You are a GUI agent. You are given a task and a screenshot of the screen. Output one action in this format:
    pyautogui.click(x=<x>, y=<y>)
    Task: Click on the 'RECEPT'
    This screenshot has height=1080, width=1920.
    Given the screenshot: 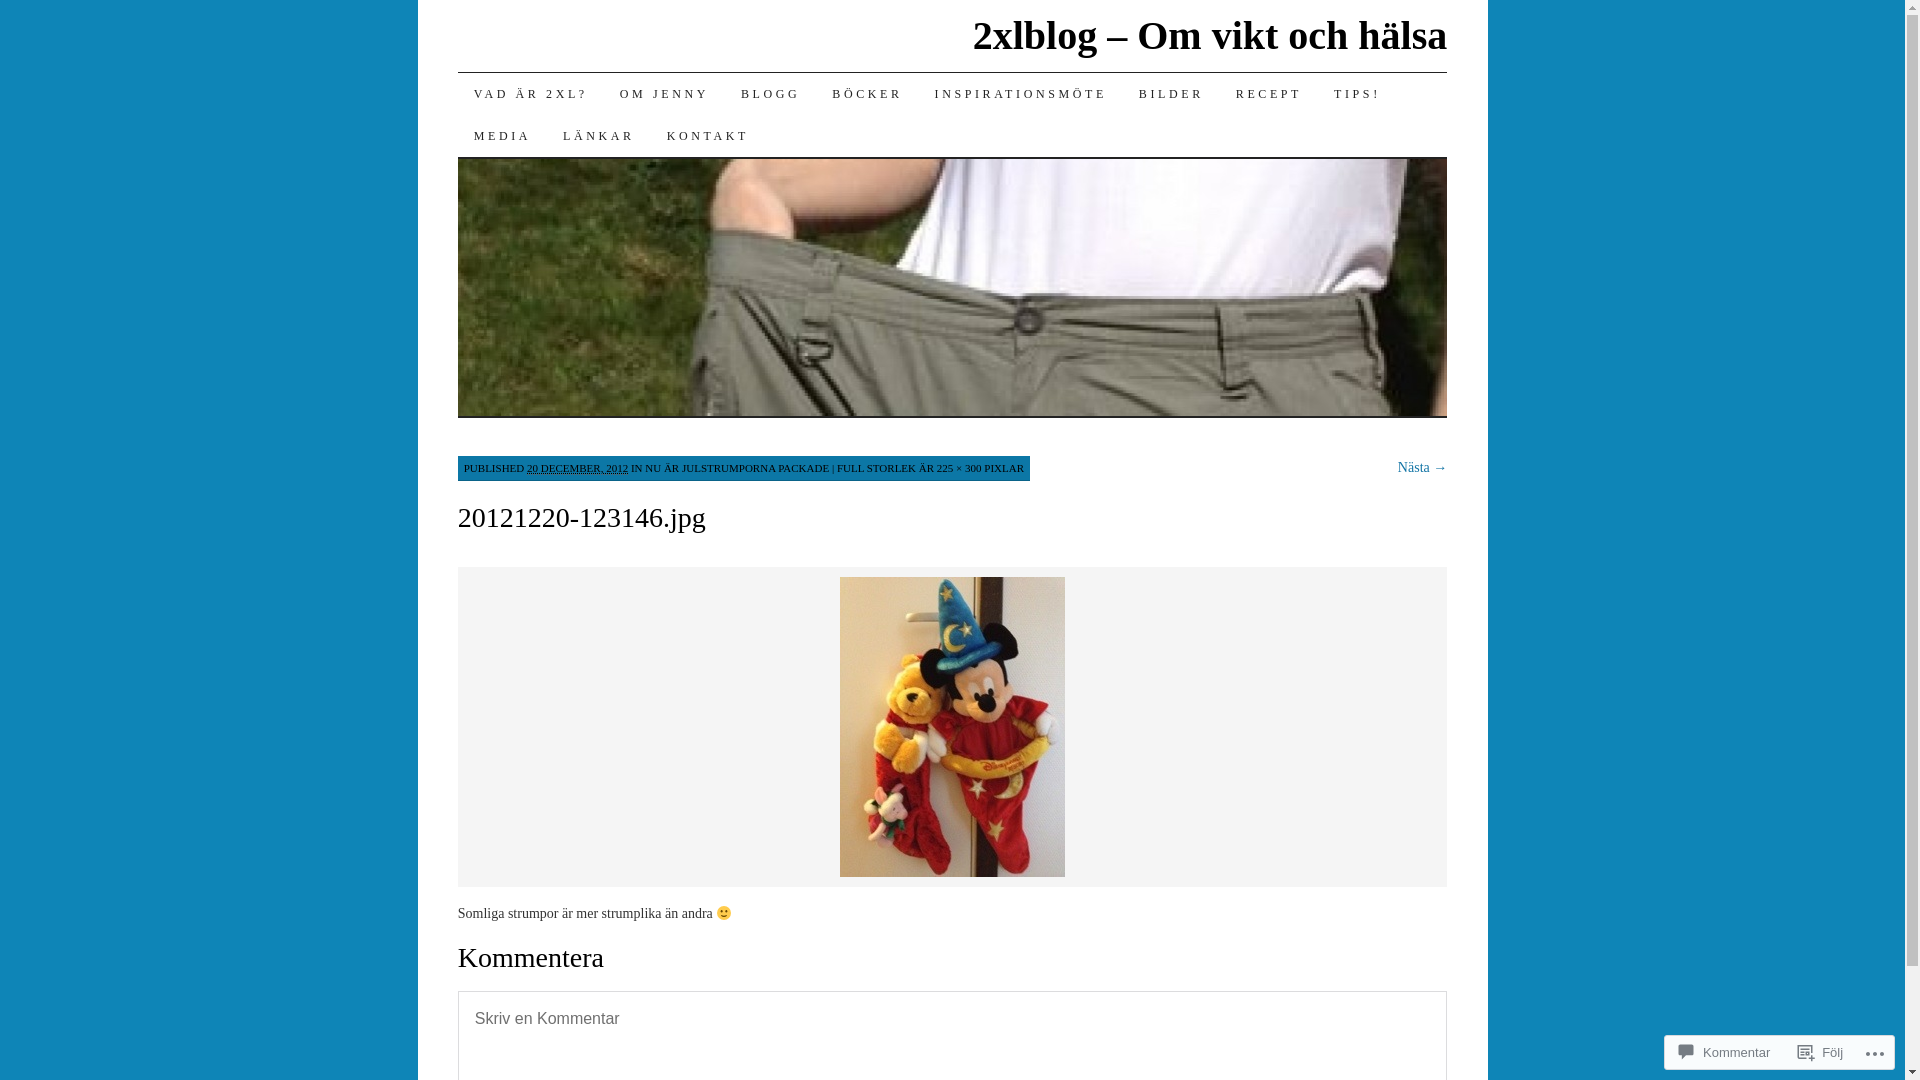 What is the action you would take?
    pyautogui.click(x=1267, y=93)
    